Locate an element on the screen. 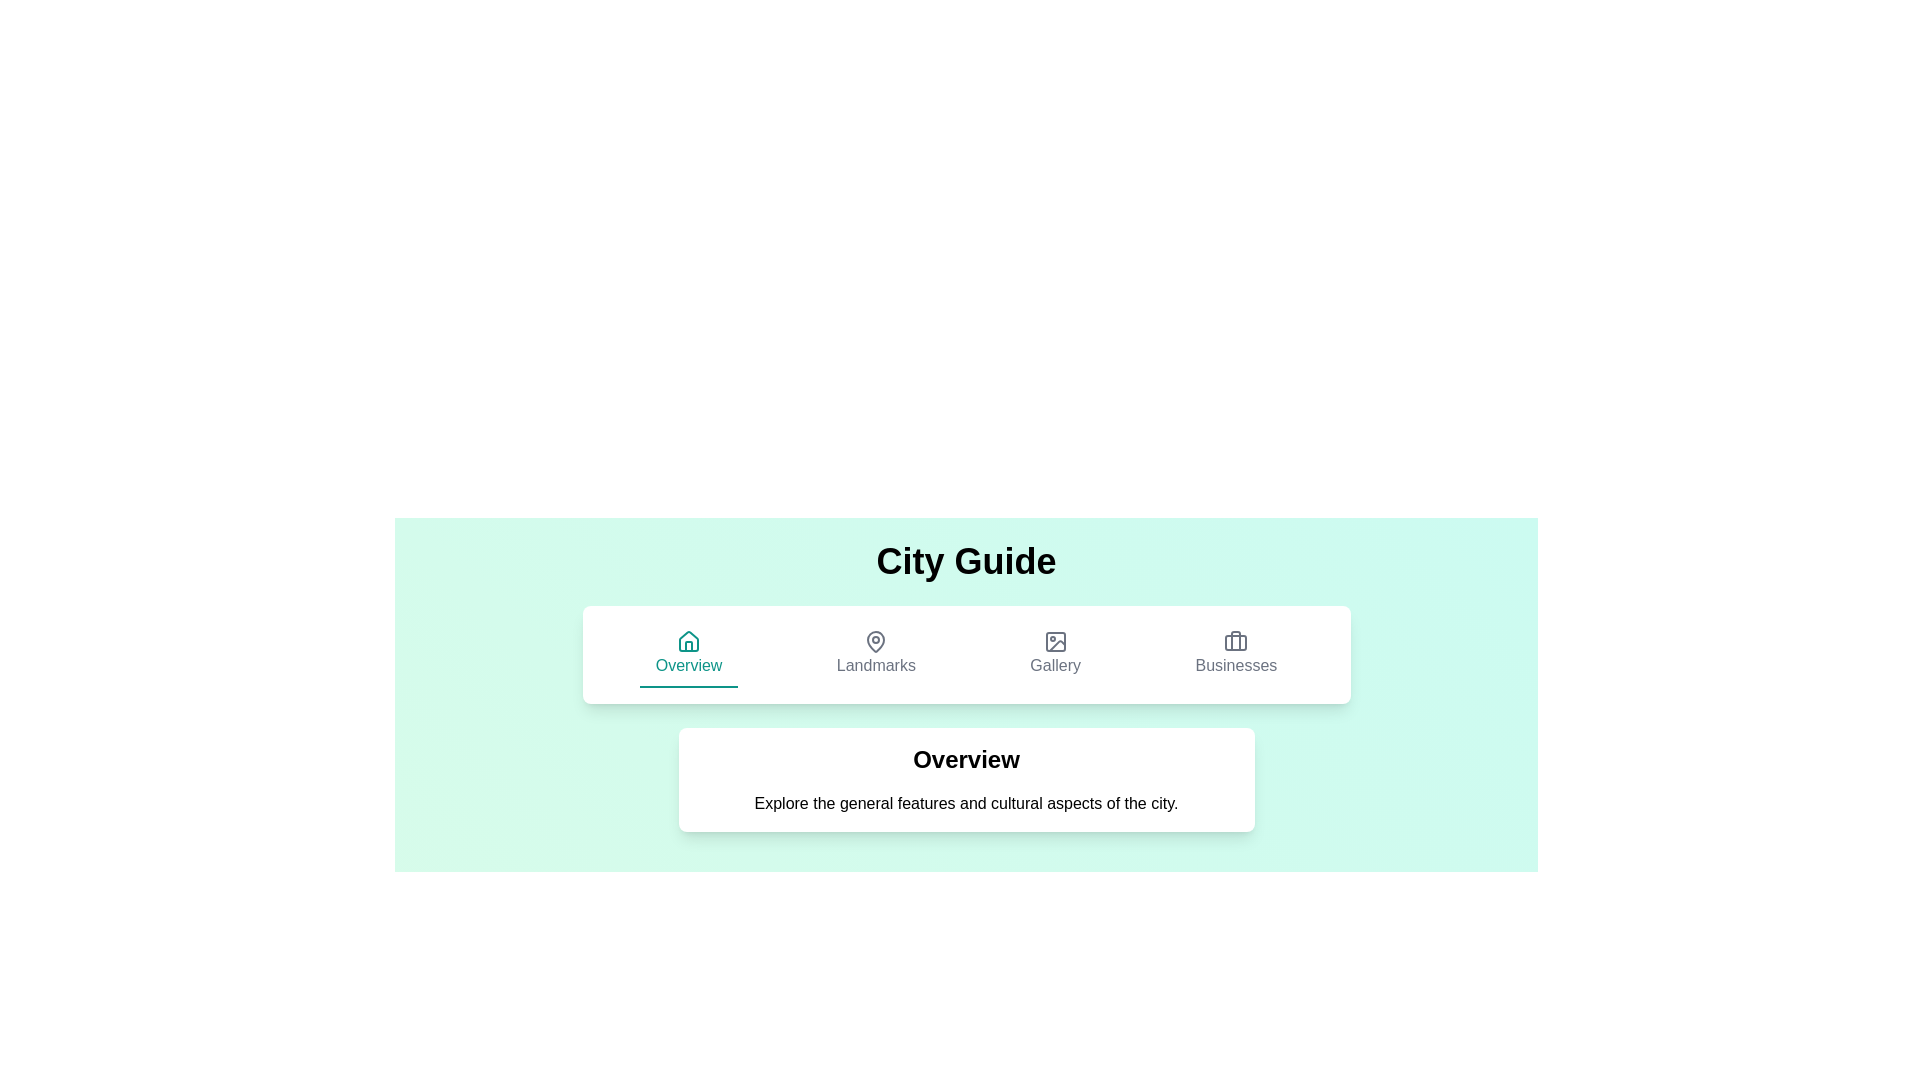 The image size is (1920, 1080). the gallery icon in the navigation bar, which is a square icon with rounded corners resembling a photo image is located at coordinates (1054, 641).